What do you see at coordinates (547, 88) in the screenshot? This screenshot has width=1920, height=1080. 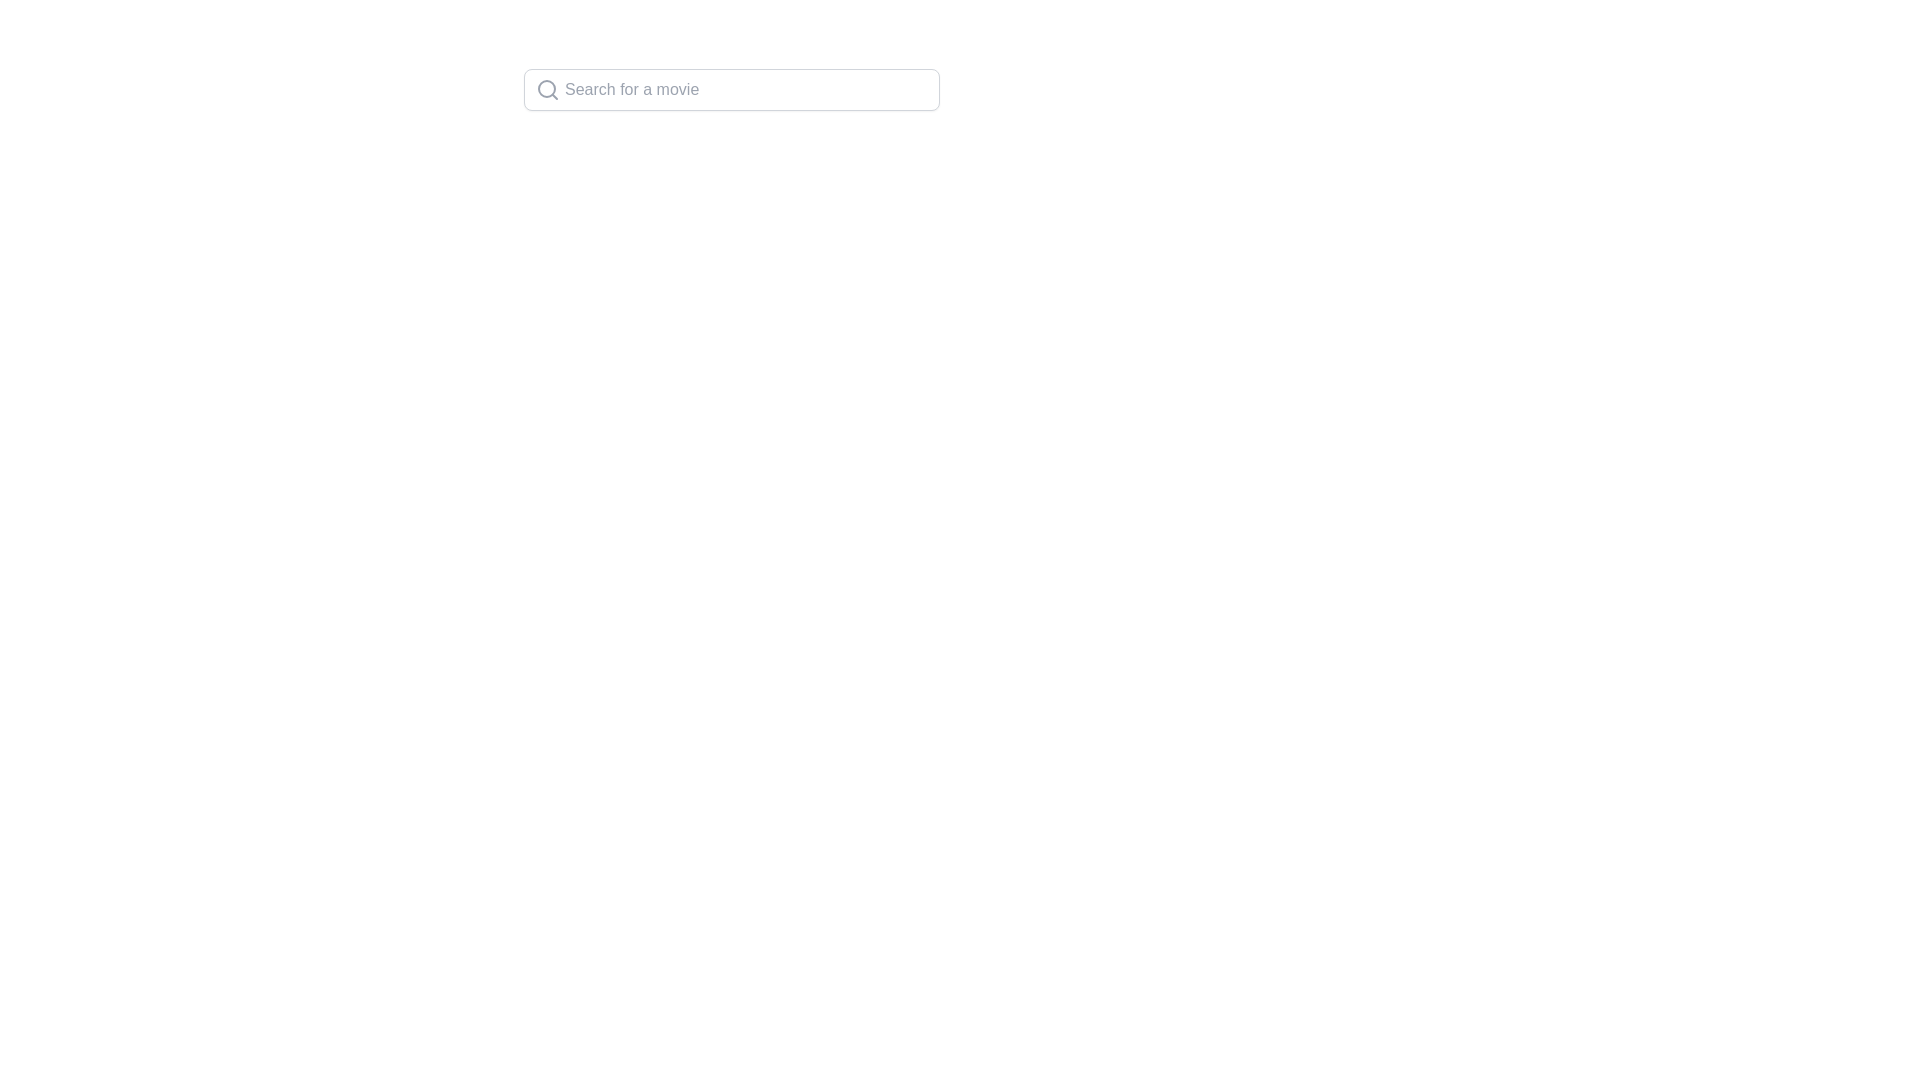 I see `the search icon, which is a gray magnifying glass symbol located to the left of the search input field with the placeholder text 'Search for a movie'` at bounding box center [547, 88].